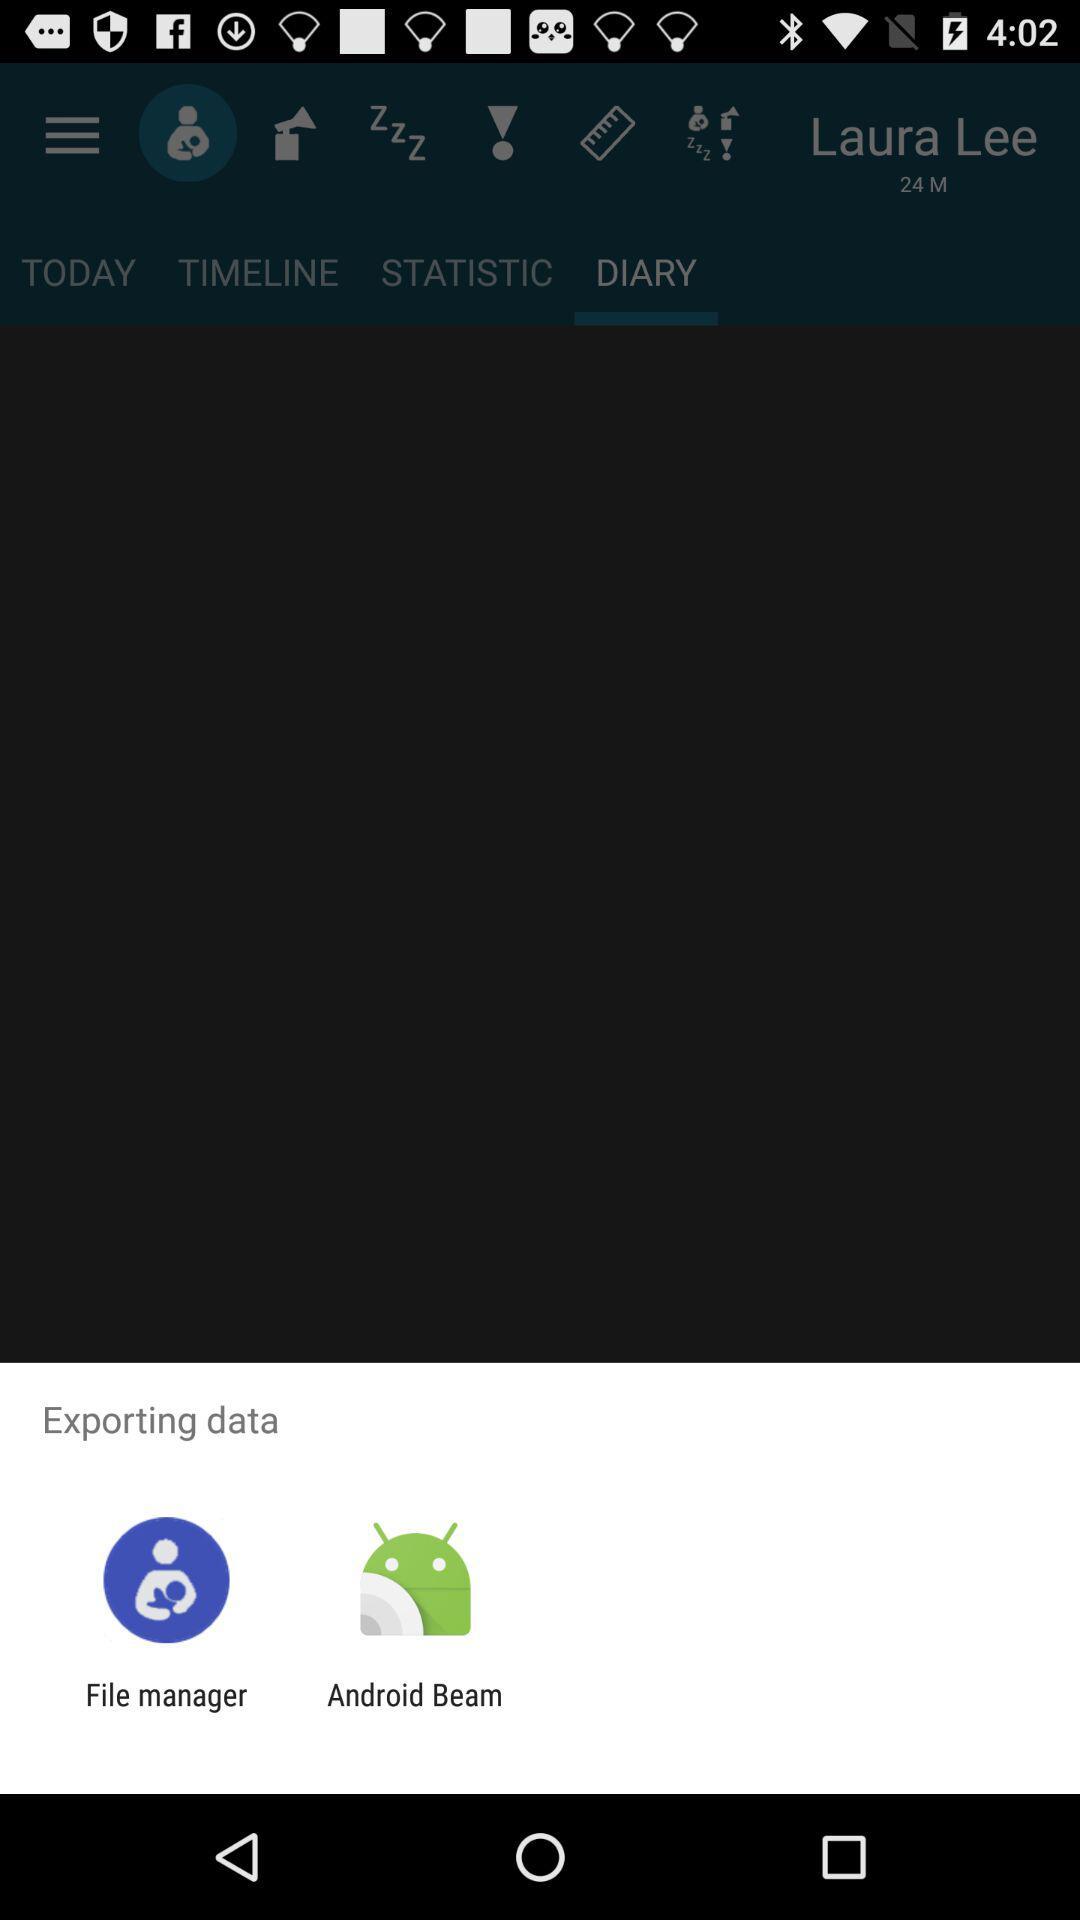 The height and width of the screenshot is (1920, 1080). I want to click on the android beam, so click(414, 1711).